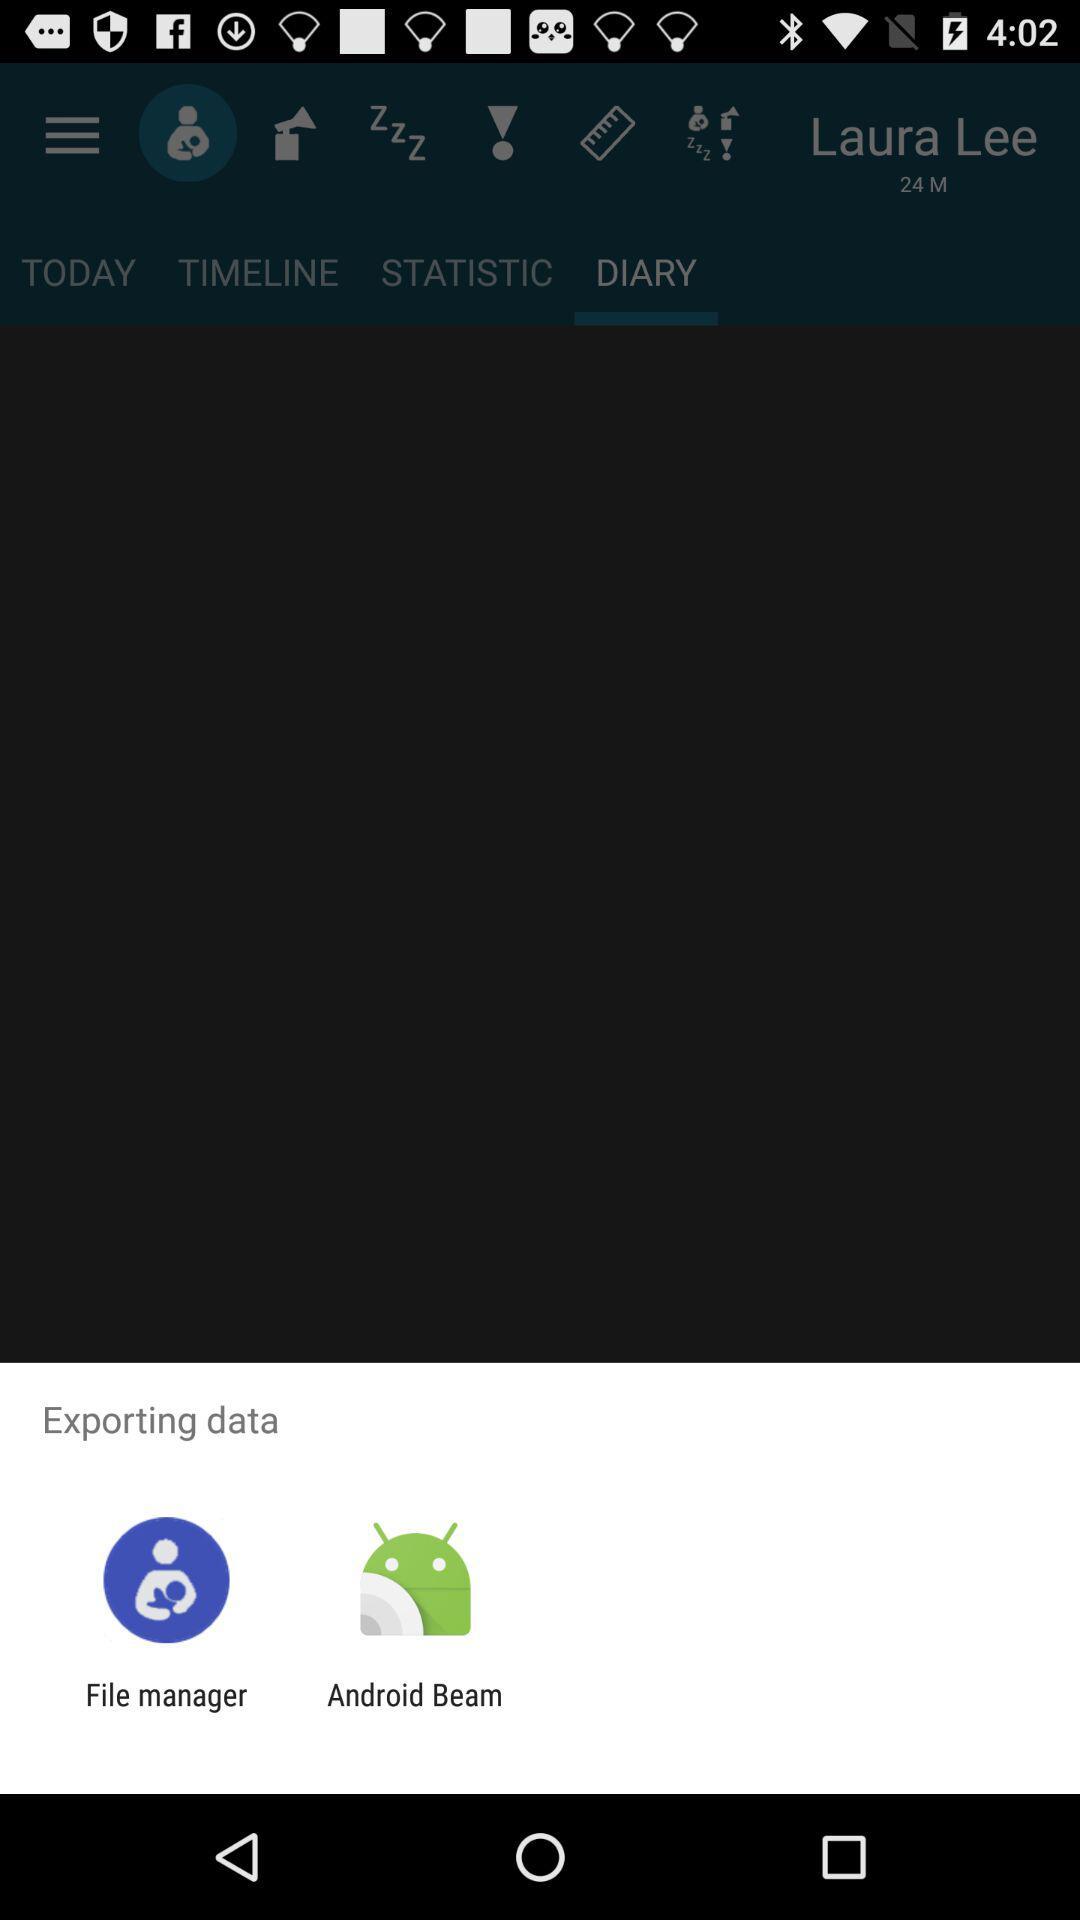 The height and width of the screenshot is (1920, 1080). I want to click on the android beam, so click(414, 1711).